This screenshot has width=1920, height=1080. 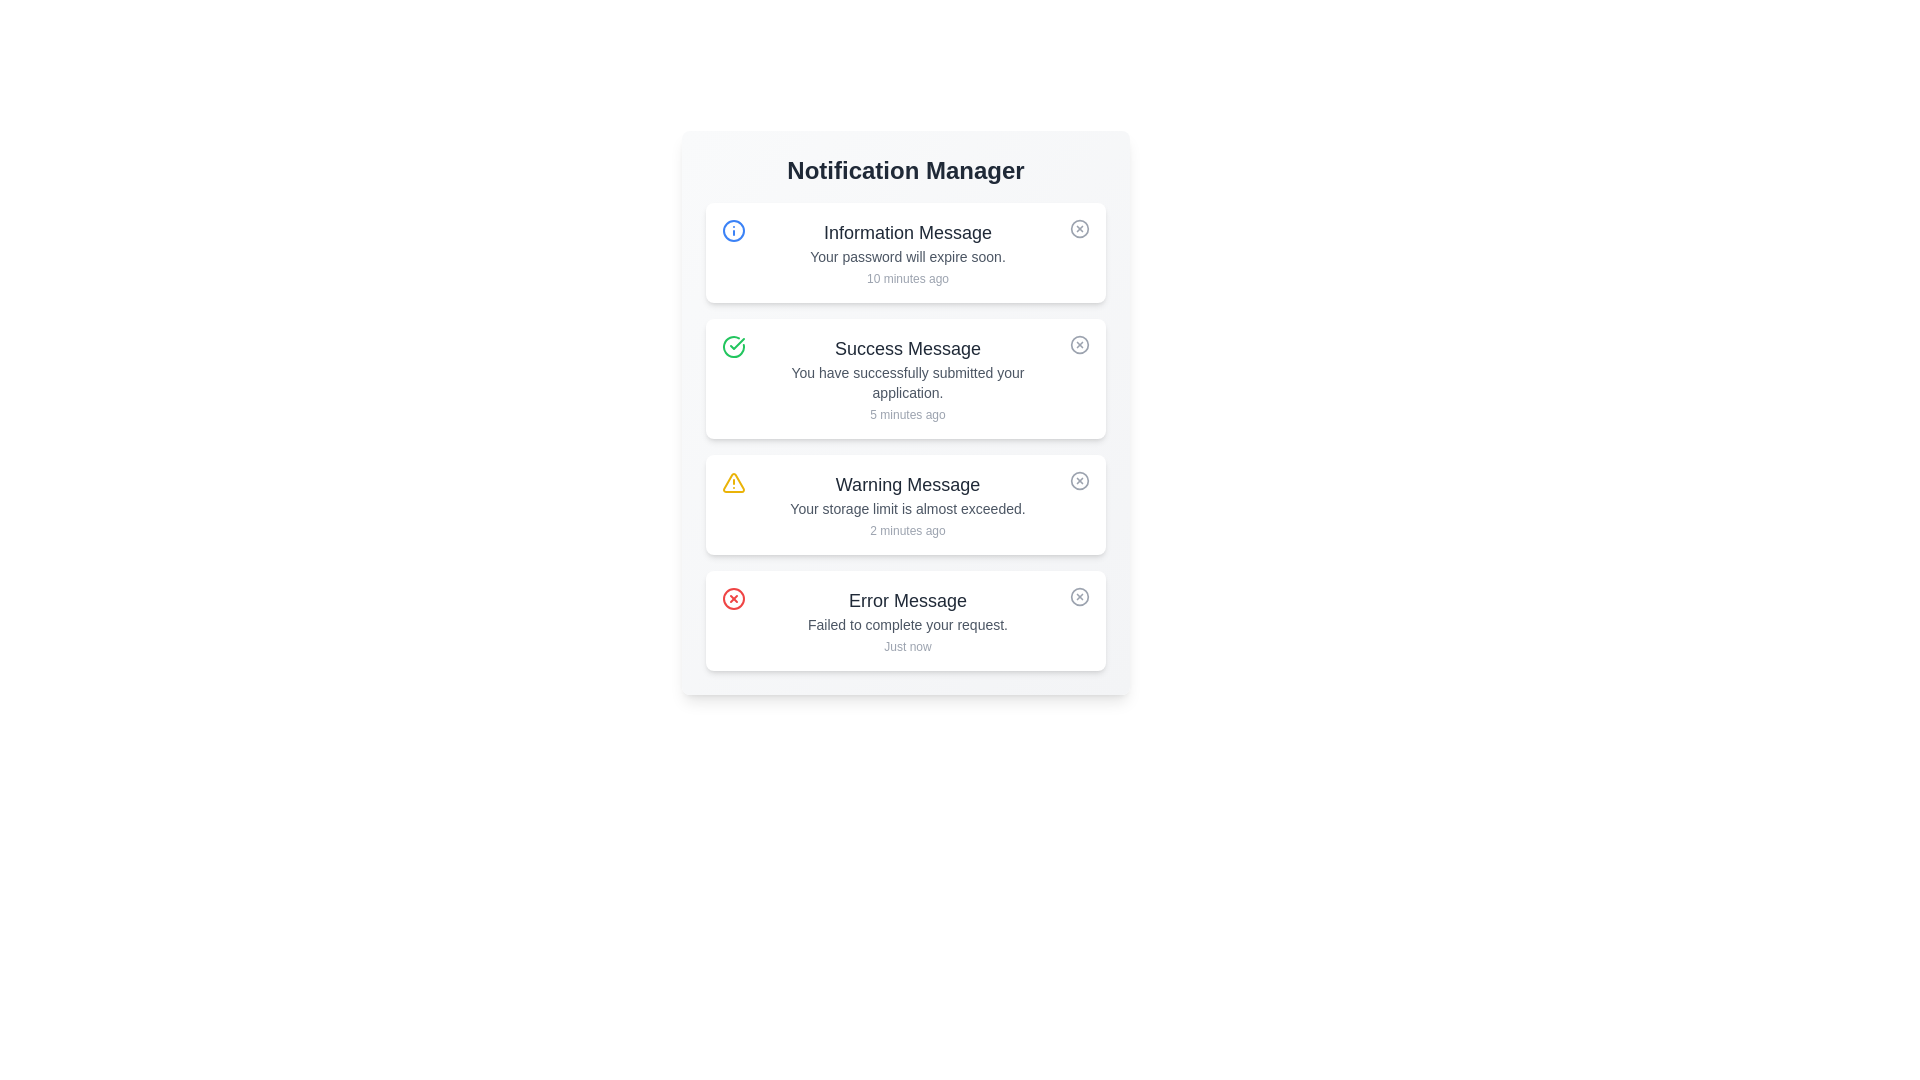 I want to click on the success icon located in the top-left corner of the 'Success Message' notification card, adjacent to the title text, so click(x=733, y=346).